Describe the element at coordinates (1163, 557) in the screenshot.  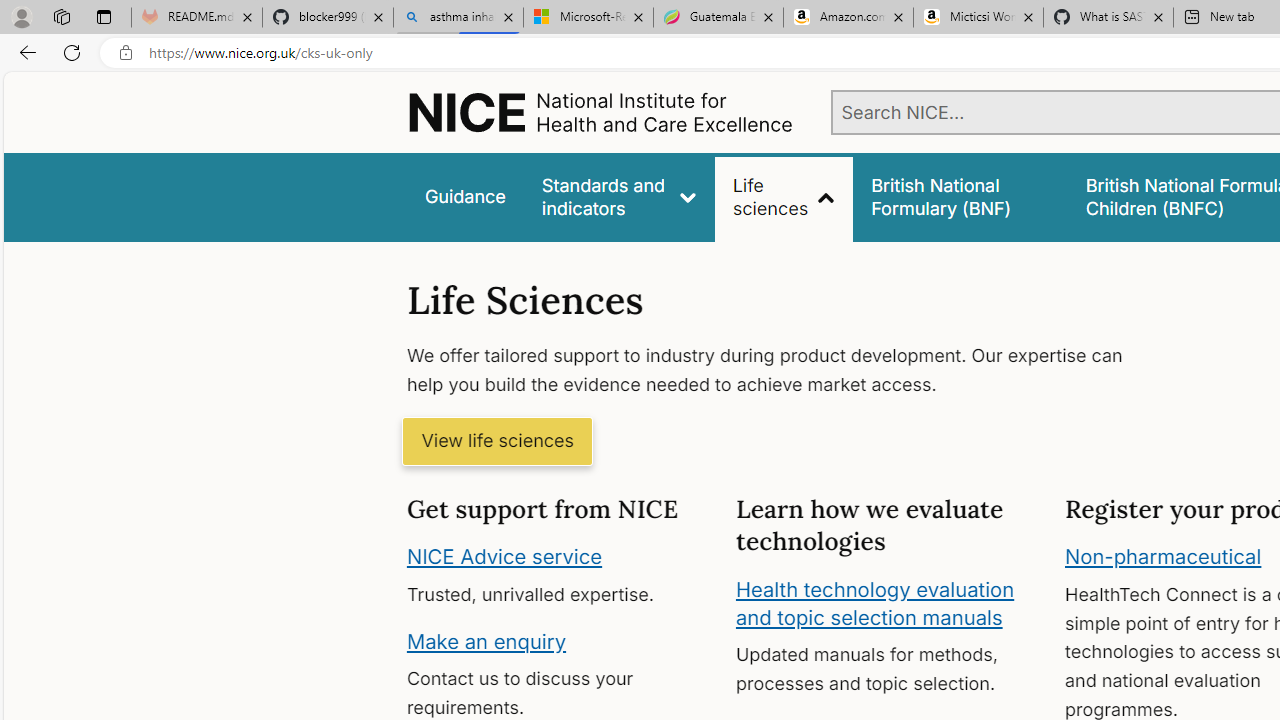
I see `'Non-pharmaceutical'` at that location.